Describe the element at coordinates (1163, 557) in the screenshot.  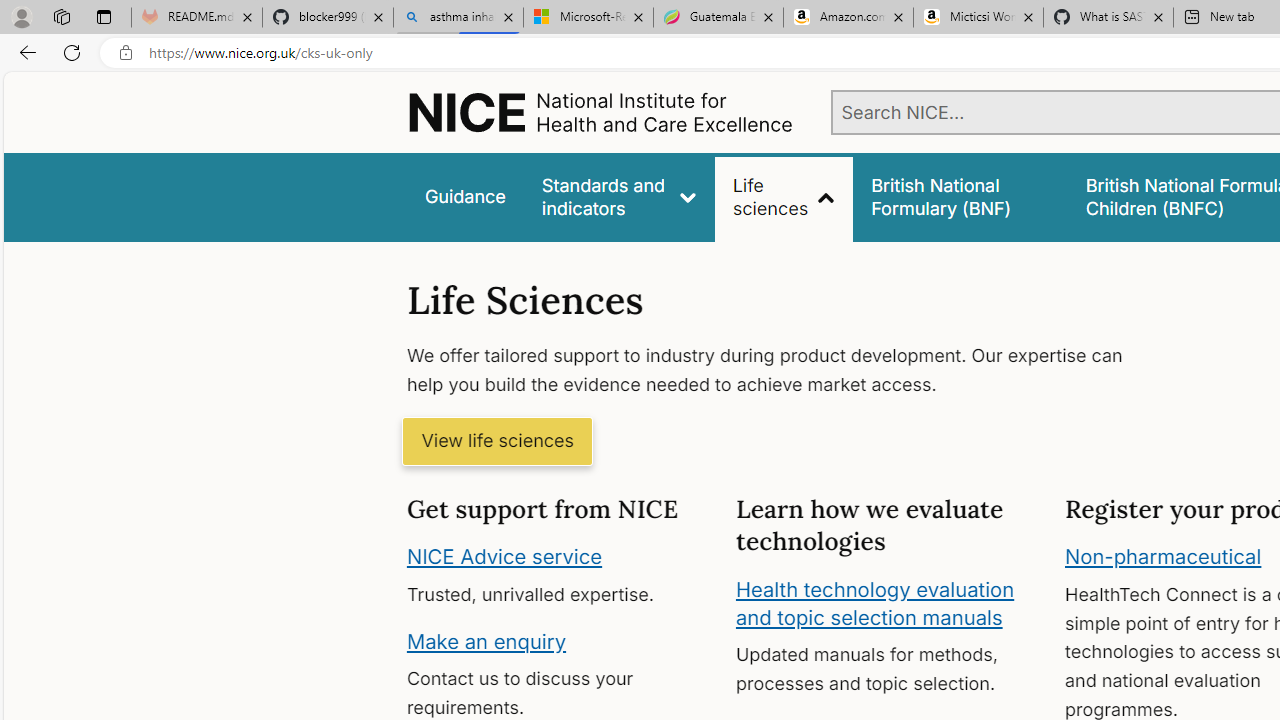
I see `'Non-pharmaceutical'` at that location.